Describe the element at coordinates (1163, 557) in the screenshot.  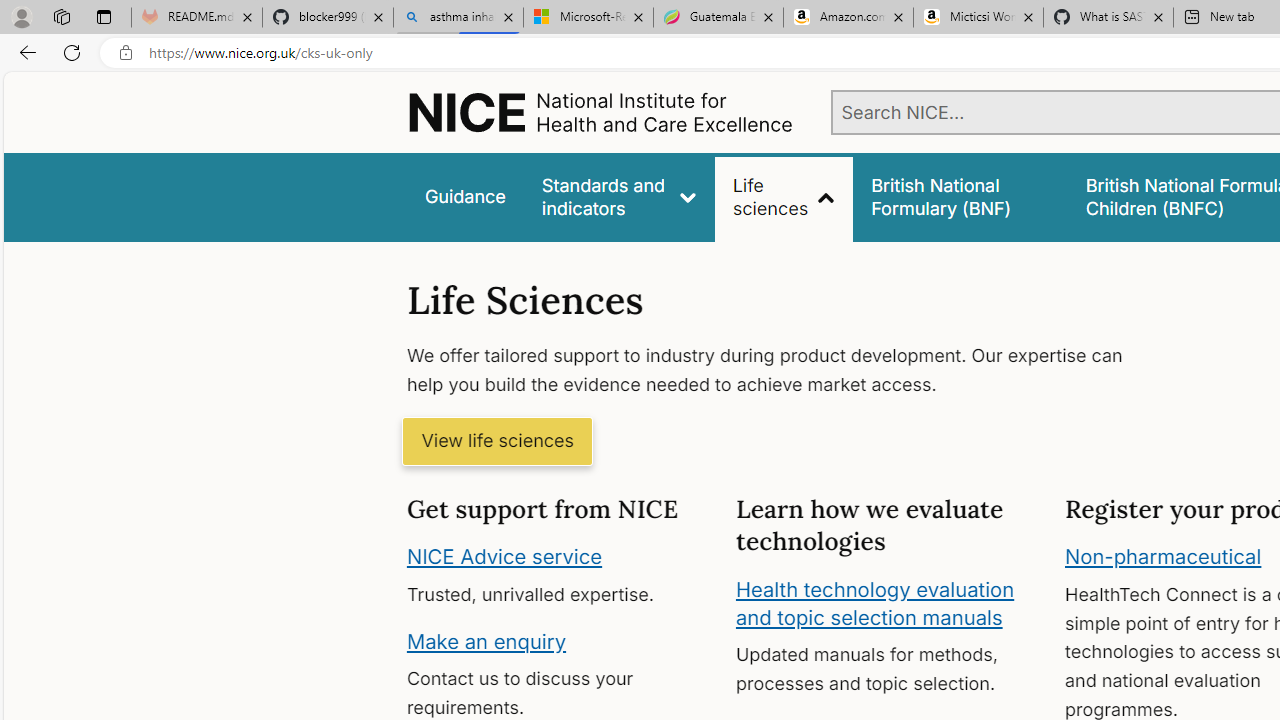
I see `'Non-pharmaceutical'` at that location.